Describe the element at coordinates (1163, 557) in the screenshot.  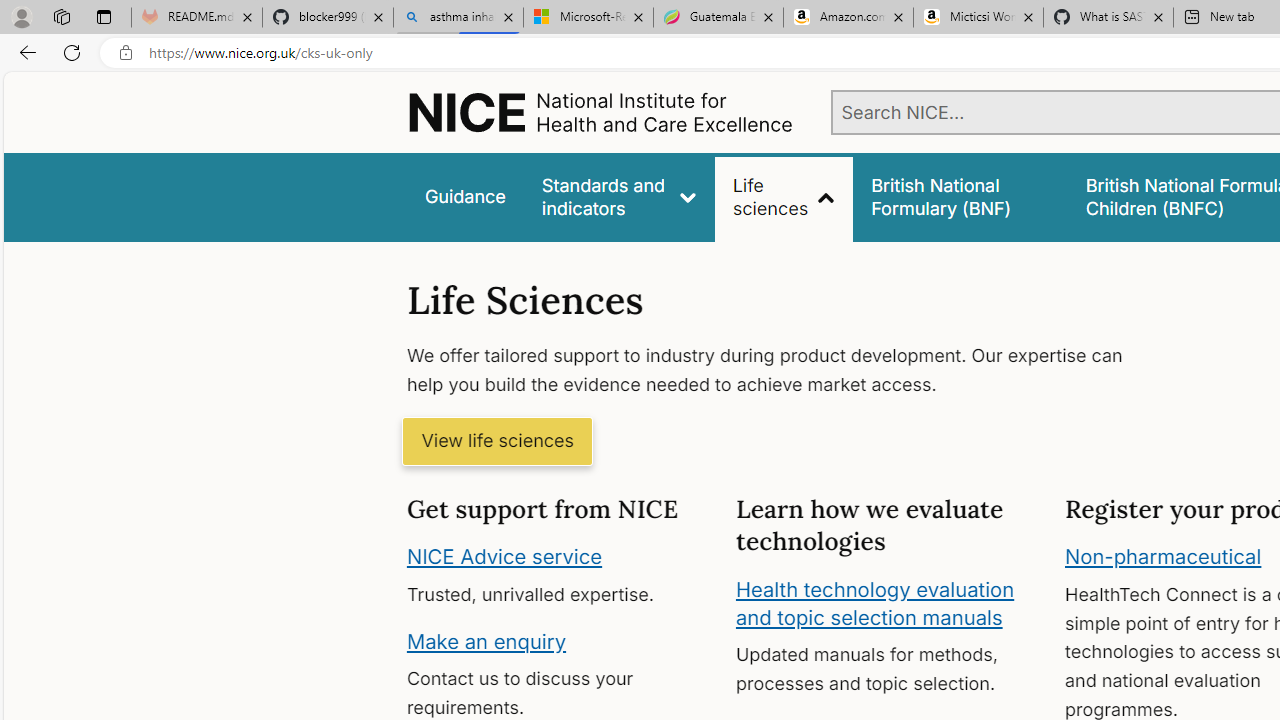
I see `'Non-pharmaceutical'` at that location.